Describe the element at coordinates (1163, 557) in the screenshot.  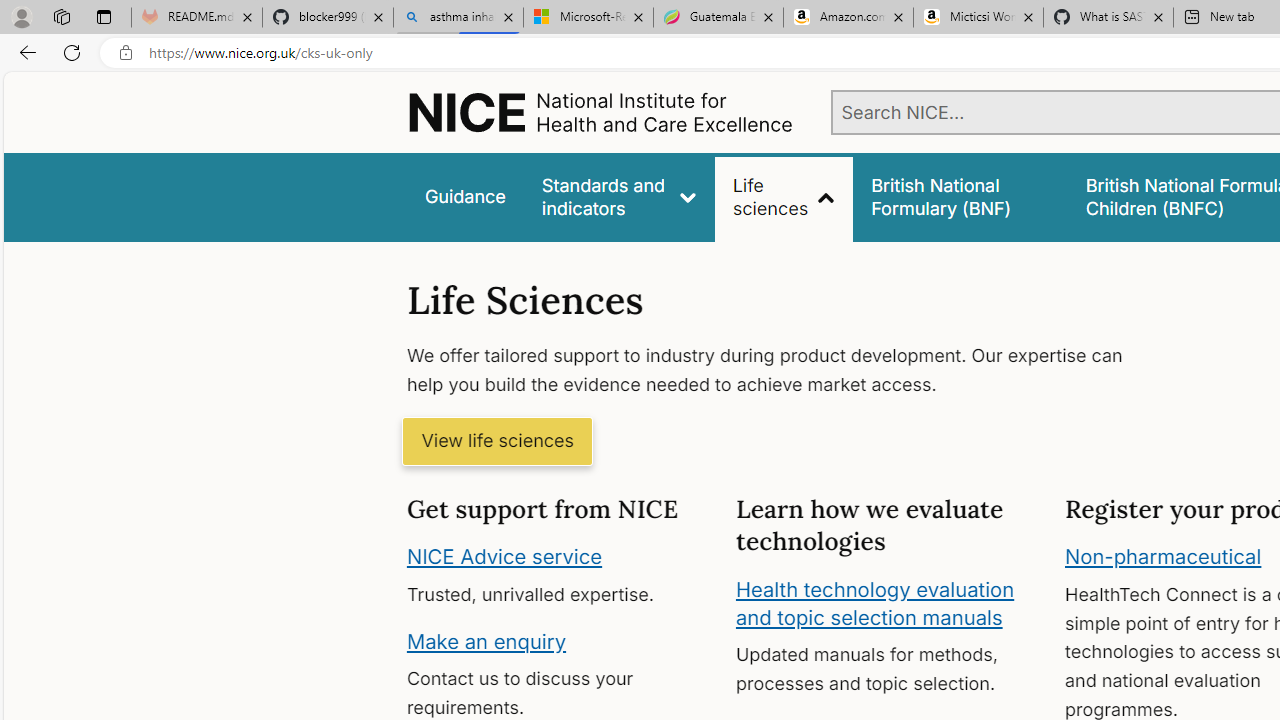
I see `'Non-pharmaceutical'` at that location.